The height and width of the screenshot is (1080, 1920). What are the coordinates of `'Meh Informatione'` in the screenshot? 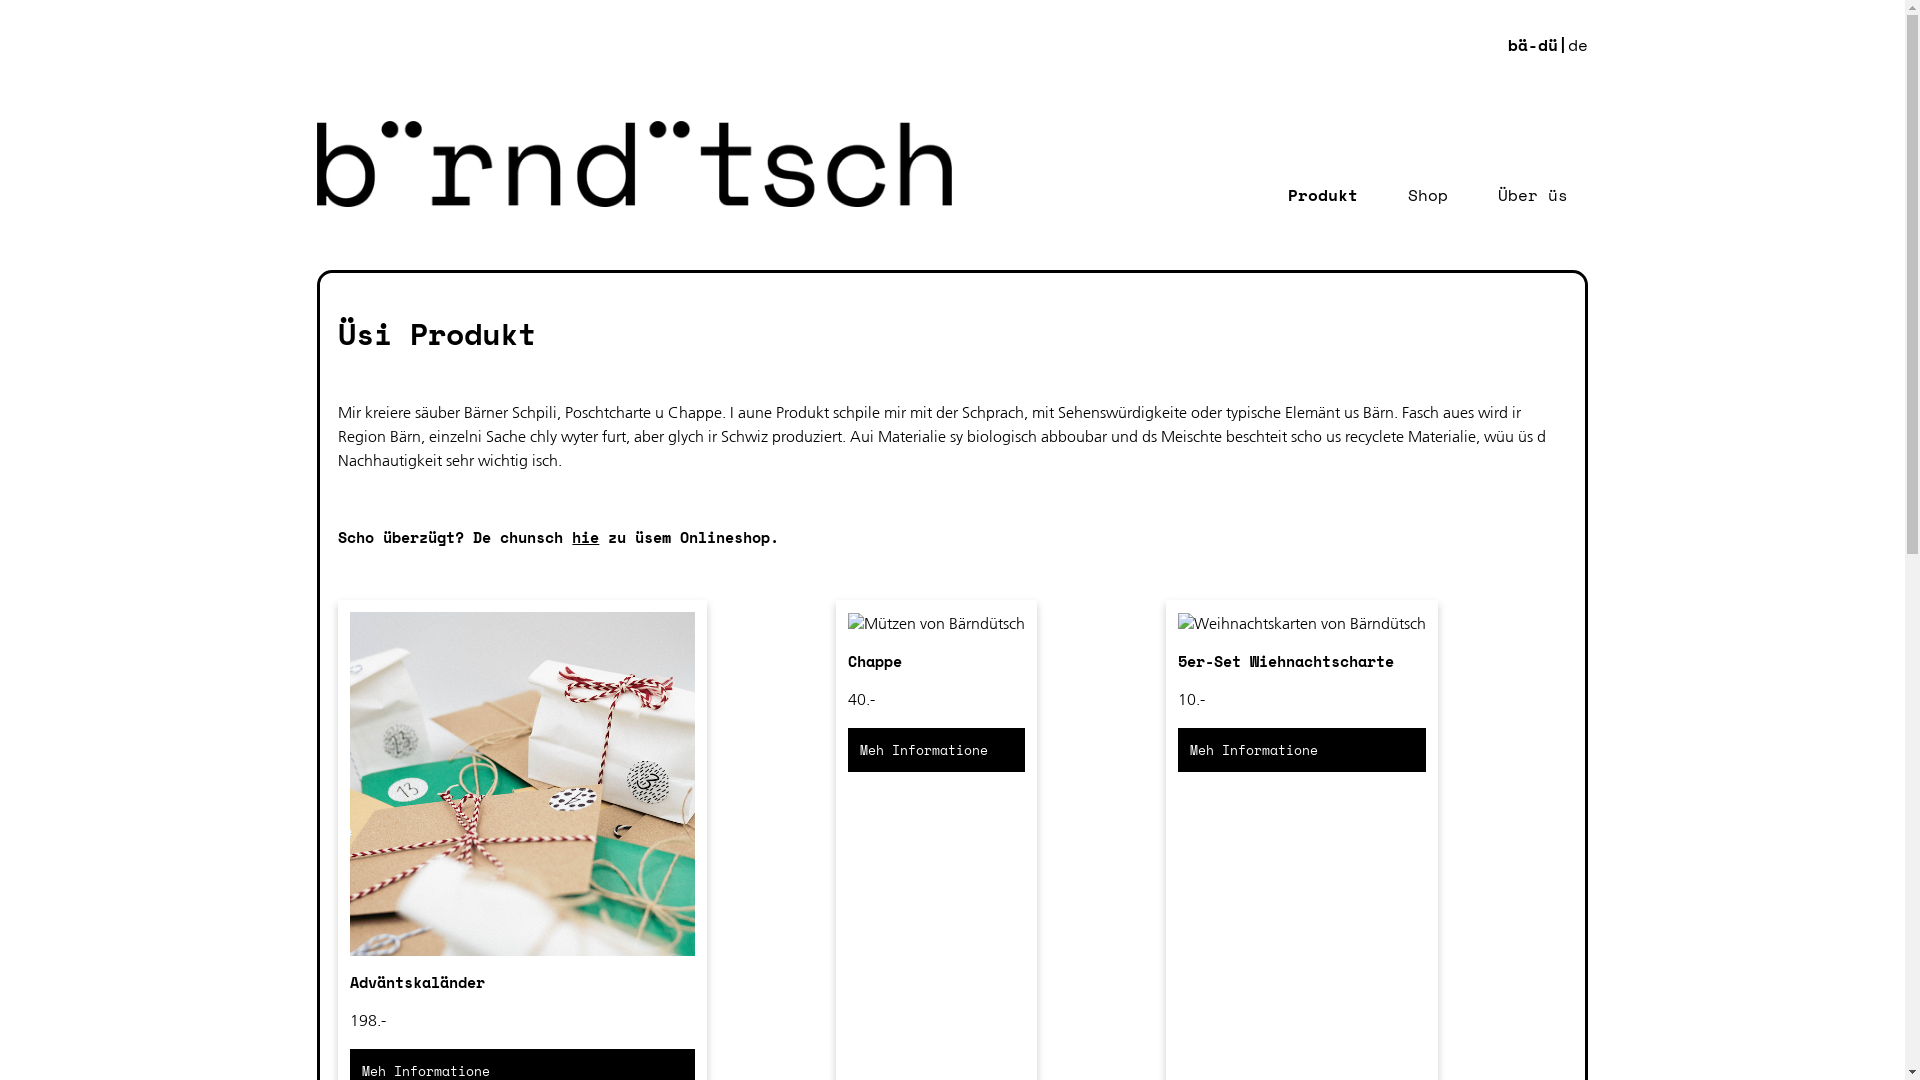 It's located at (1301, 749).